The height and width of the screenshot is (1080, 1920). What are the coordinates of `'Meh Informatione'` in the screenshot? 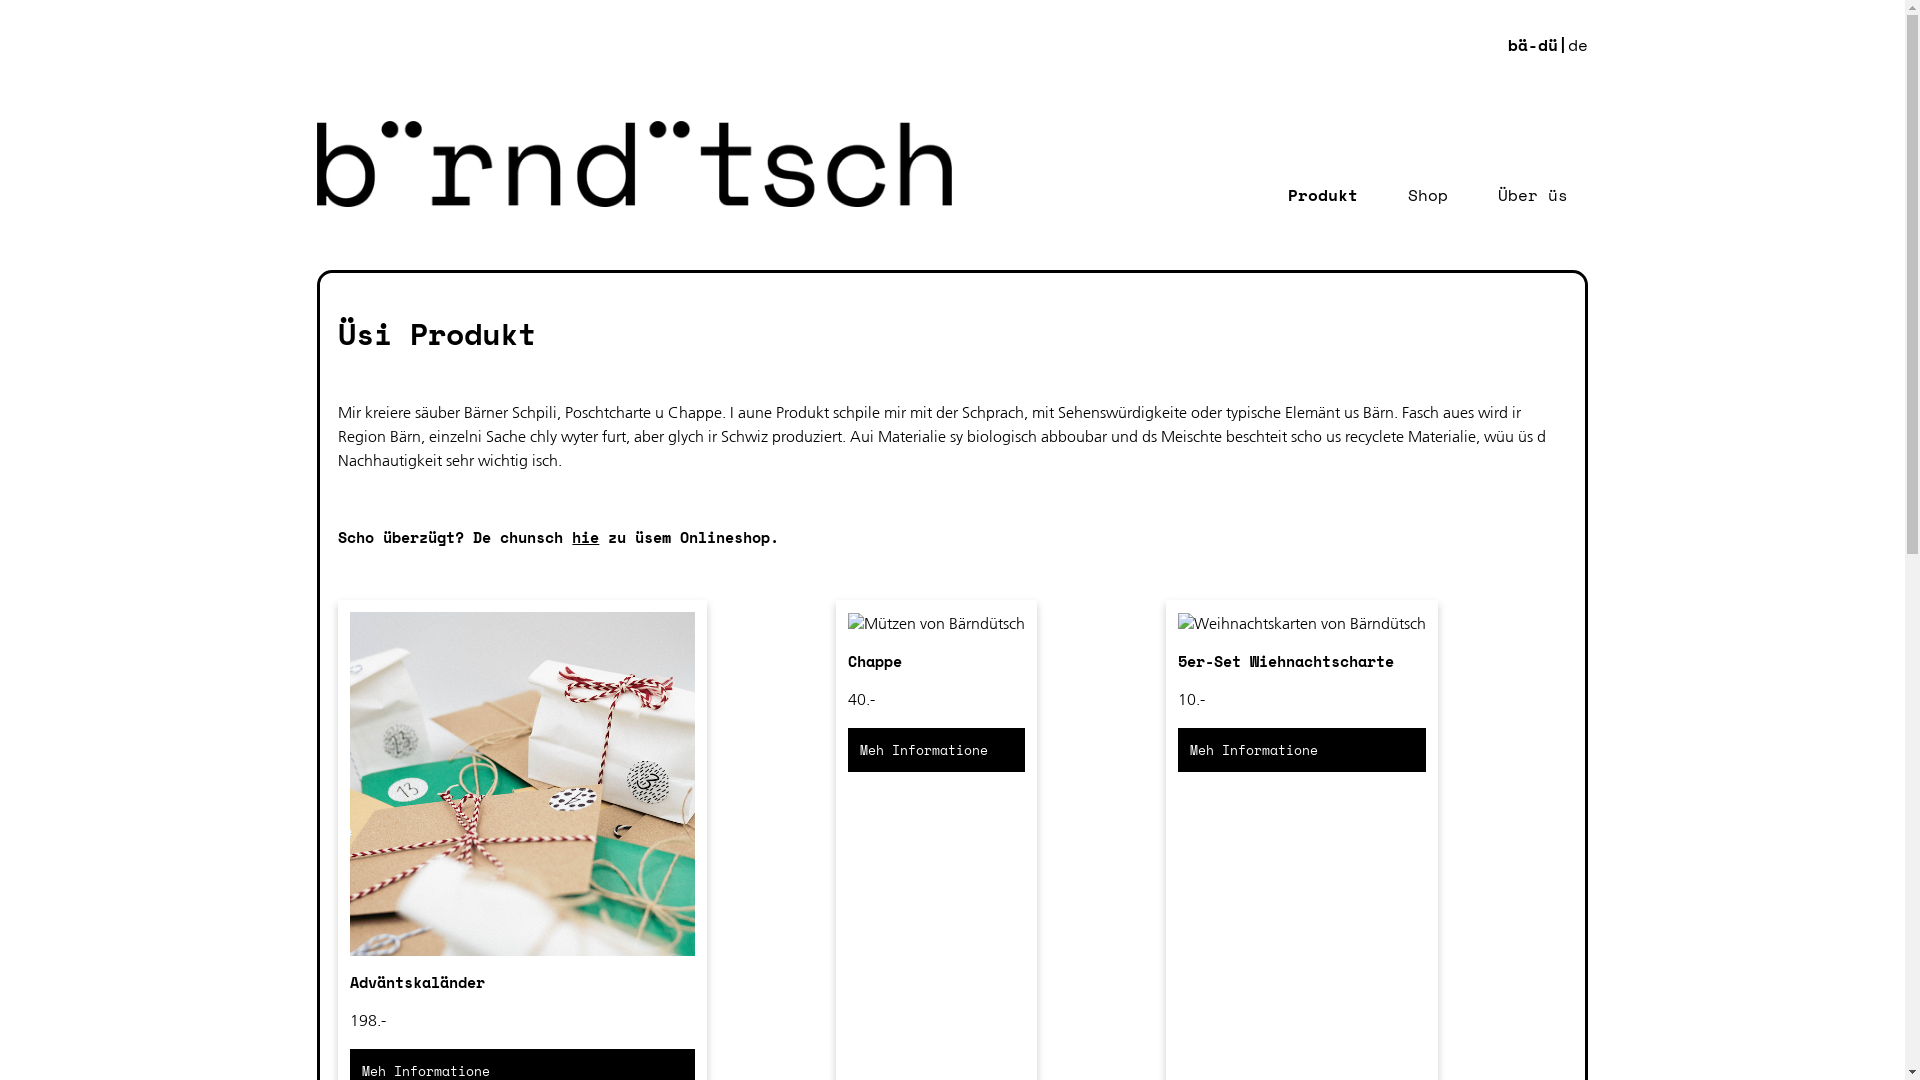 It's located at (1301, 749).